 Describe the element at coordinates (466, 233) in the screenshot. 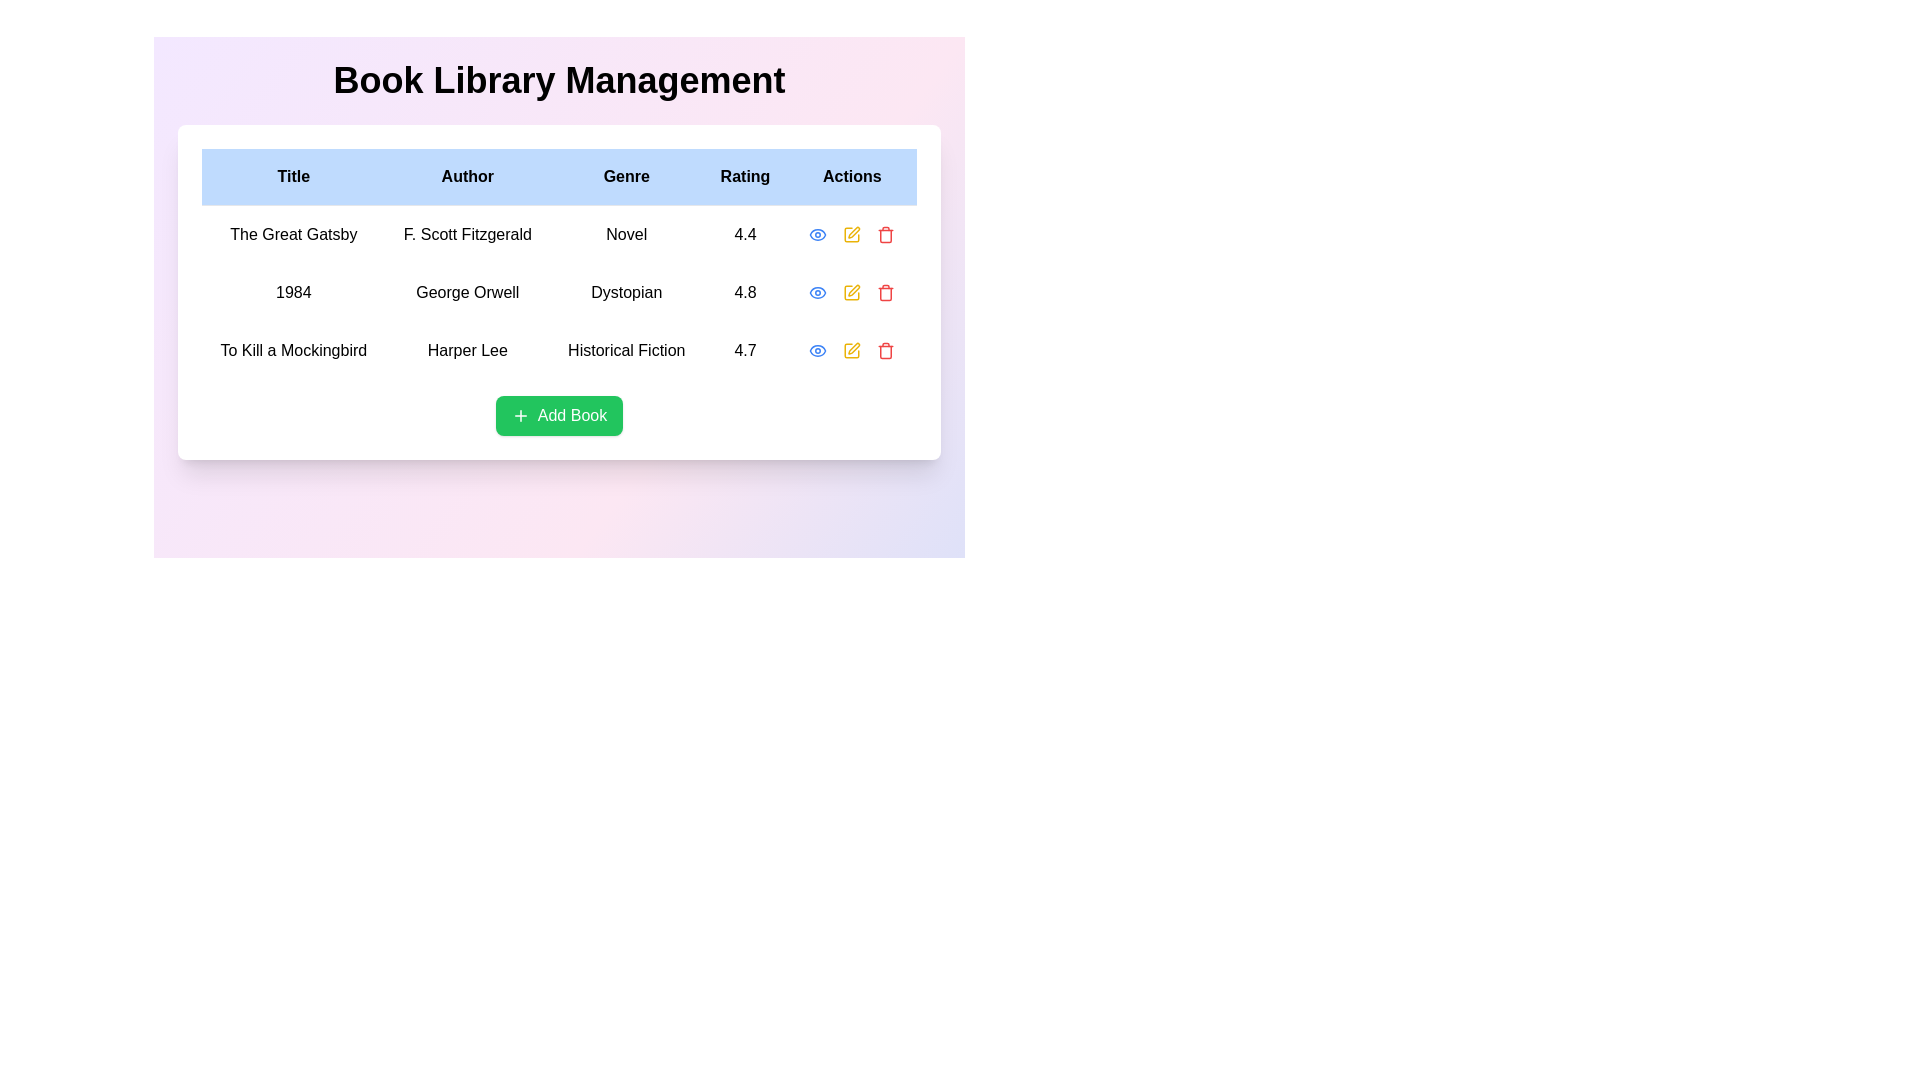

I see `the text label identifying the author of 'The Great Gatsby' in the second cell of the 'Author' column in the first row of the table` at that location.